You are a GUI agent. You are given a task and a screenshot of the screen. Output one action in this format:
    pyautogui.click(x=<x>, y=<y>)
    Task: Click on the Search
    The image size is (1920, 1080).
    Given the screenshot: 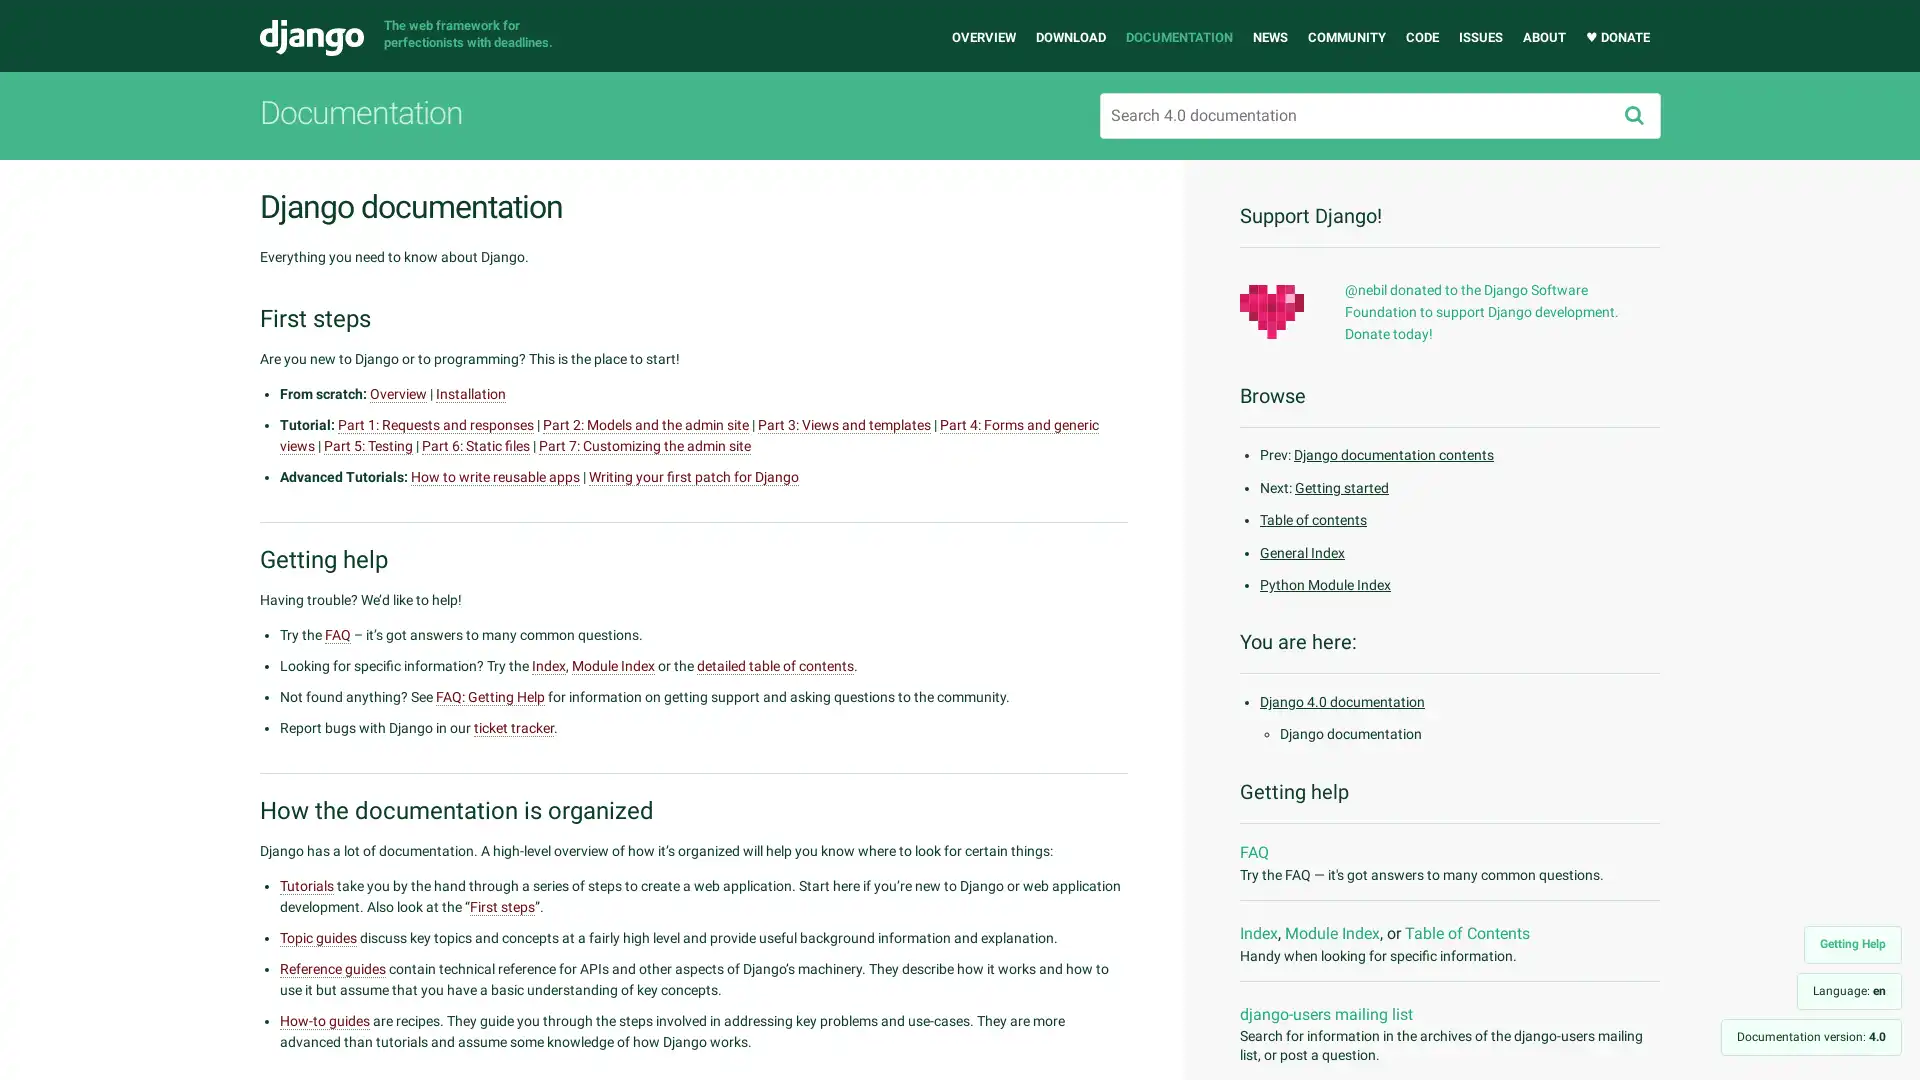 What is the action you would take?
    pyautogui.click(x=1633, y=115)
    